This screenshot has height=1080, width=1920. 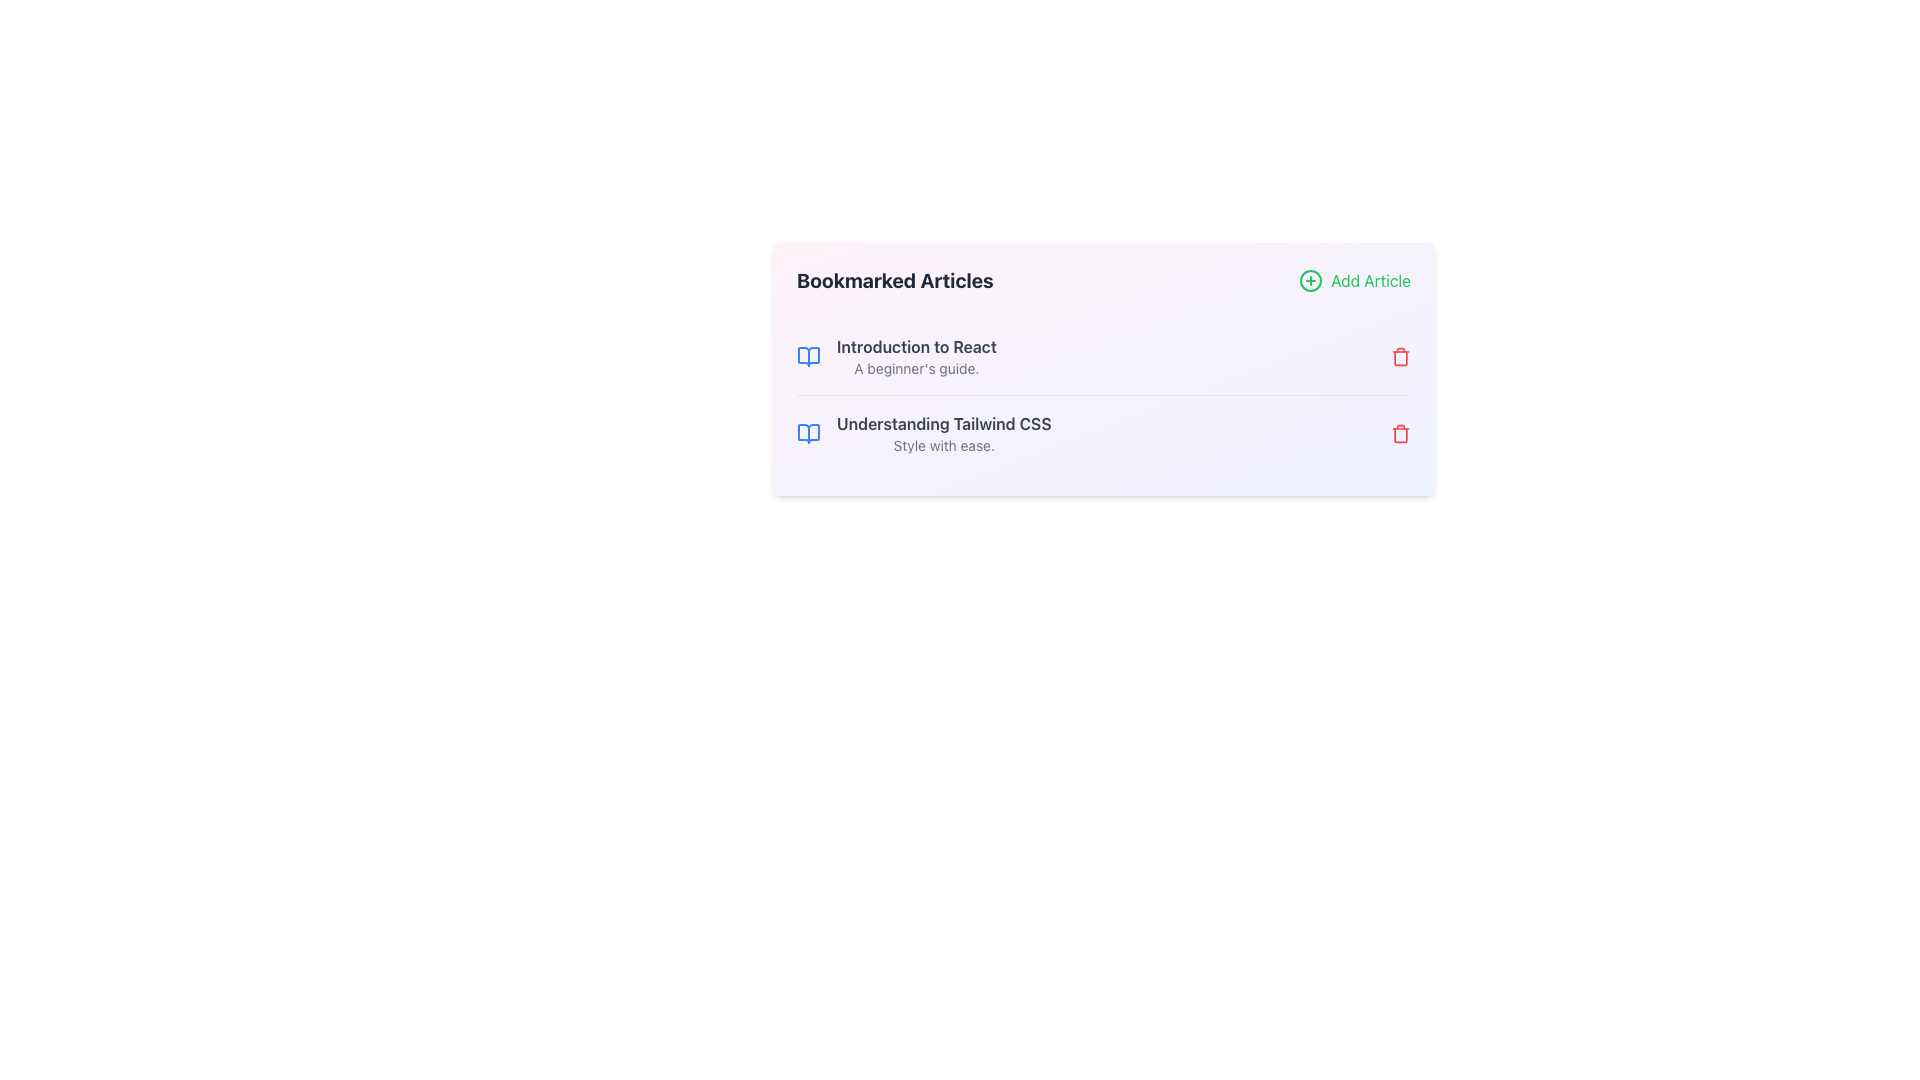 I want to click on the green icon button resembling a circled plus sign located at the top-right corner of the card-like interface, adjacent to the 'Add Article' text, so click(x=1310, y=281).